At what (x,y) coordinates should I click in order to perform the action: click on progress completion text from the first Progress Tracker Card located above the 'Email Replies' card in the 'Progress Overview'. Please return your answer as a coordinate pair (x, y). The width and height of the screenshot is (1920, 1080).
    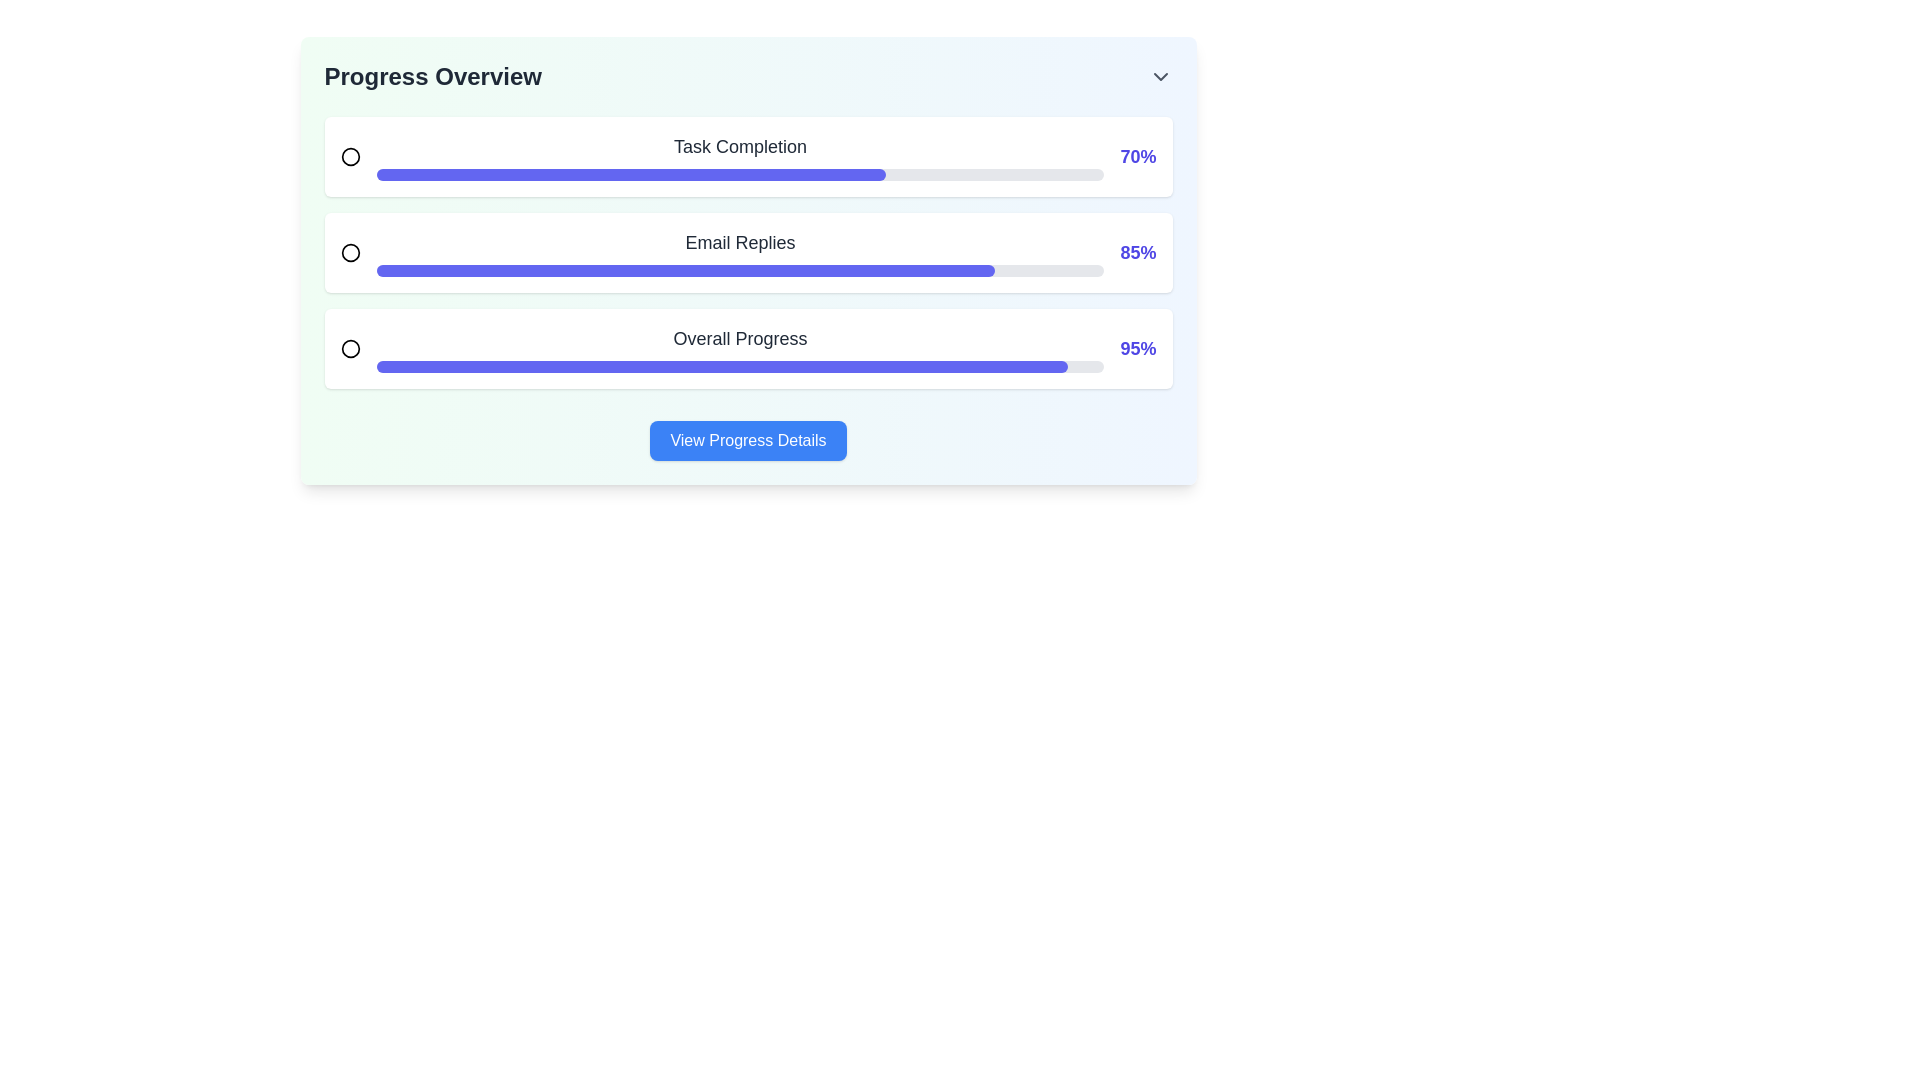
    Looking at the image, I should click on (747, 156).